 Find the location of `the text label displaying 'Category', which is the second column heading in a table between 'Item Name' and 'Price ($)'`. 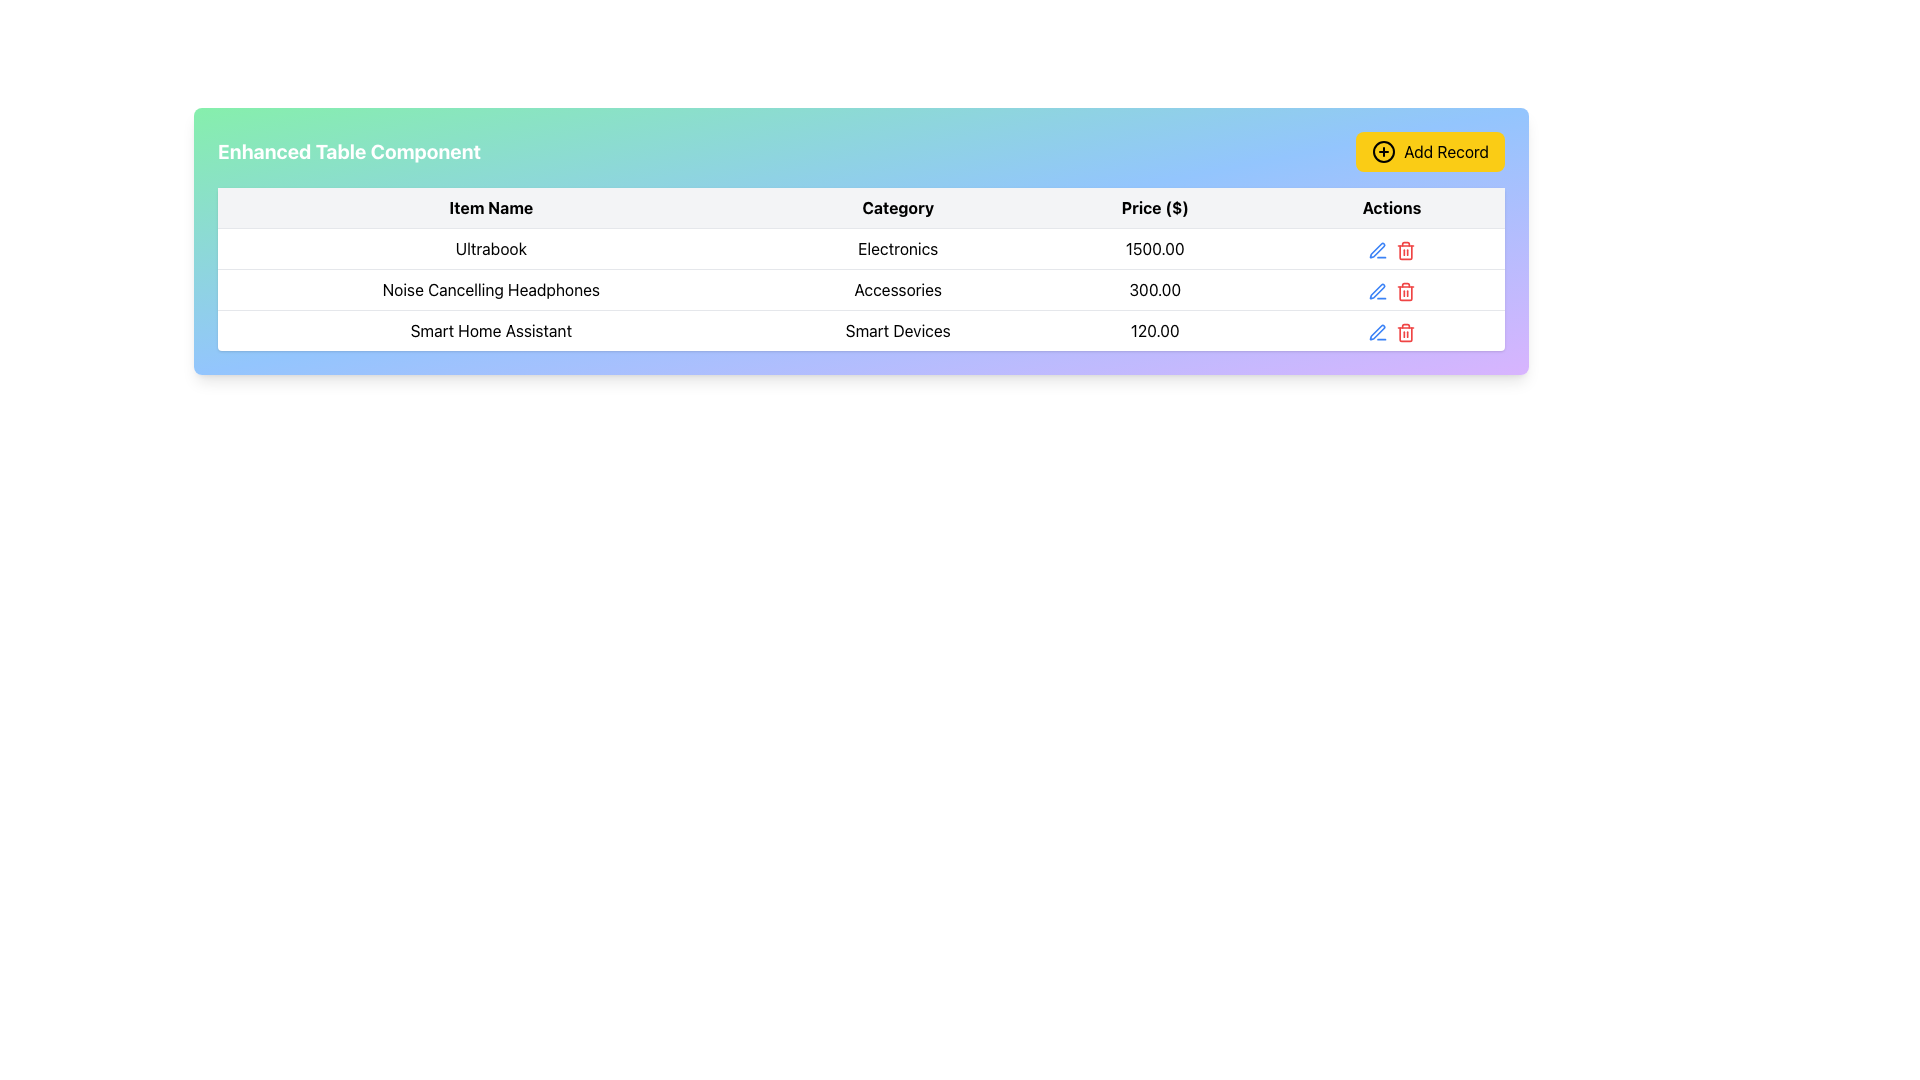

the text label displaying 'Category', which is the second column heading in a table between 'Item Name' and 'Price ($)' is located at coordinates (897, 208).